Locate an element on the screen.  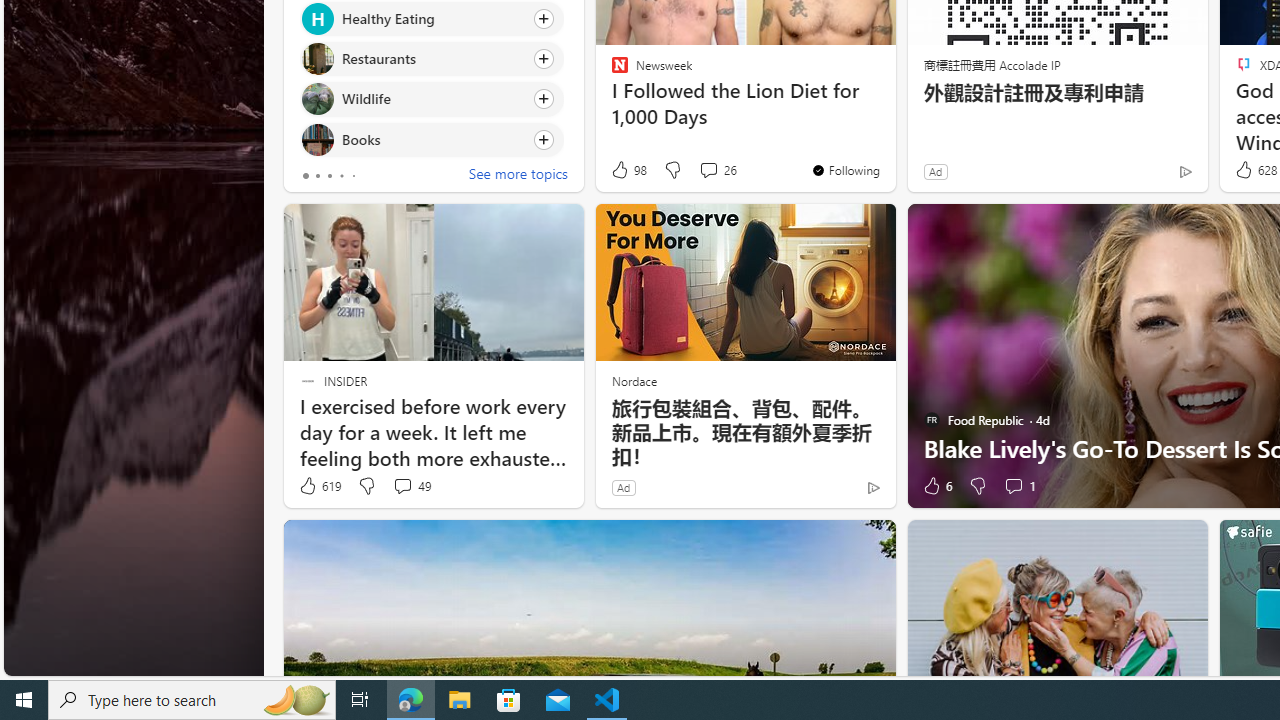
'Wildlife' is located at coordinates (316, 99).